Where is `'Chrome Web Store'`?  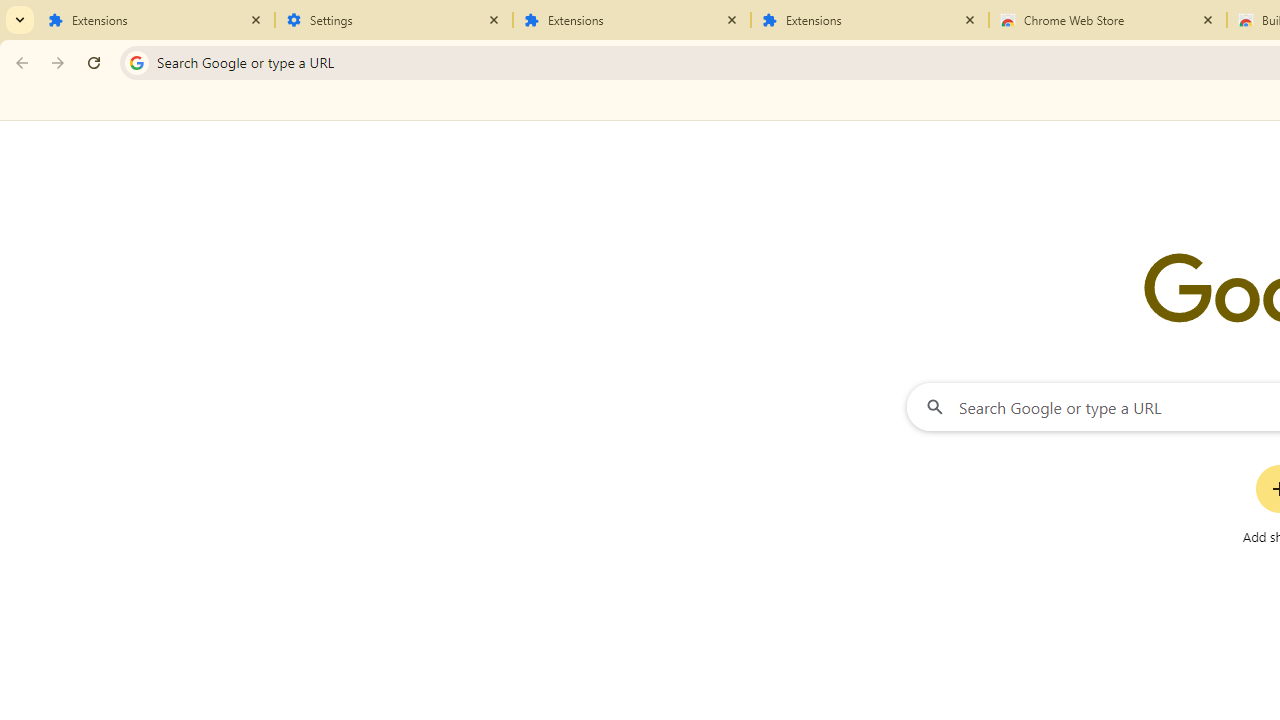 'Chrome Web Store' is located at coordinates (1107, 20).